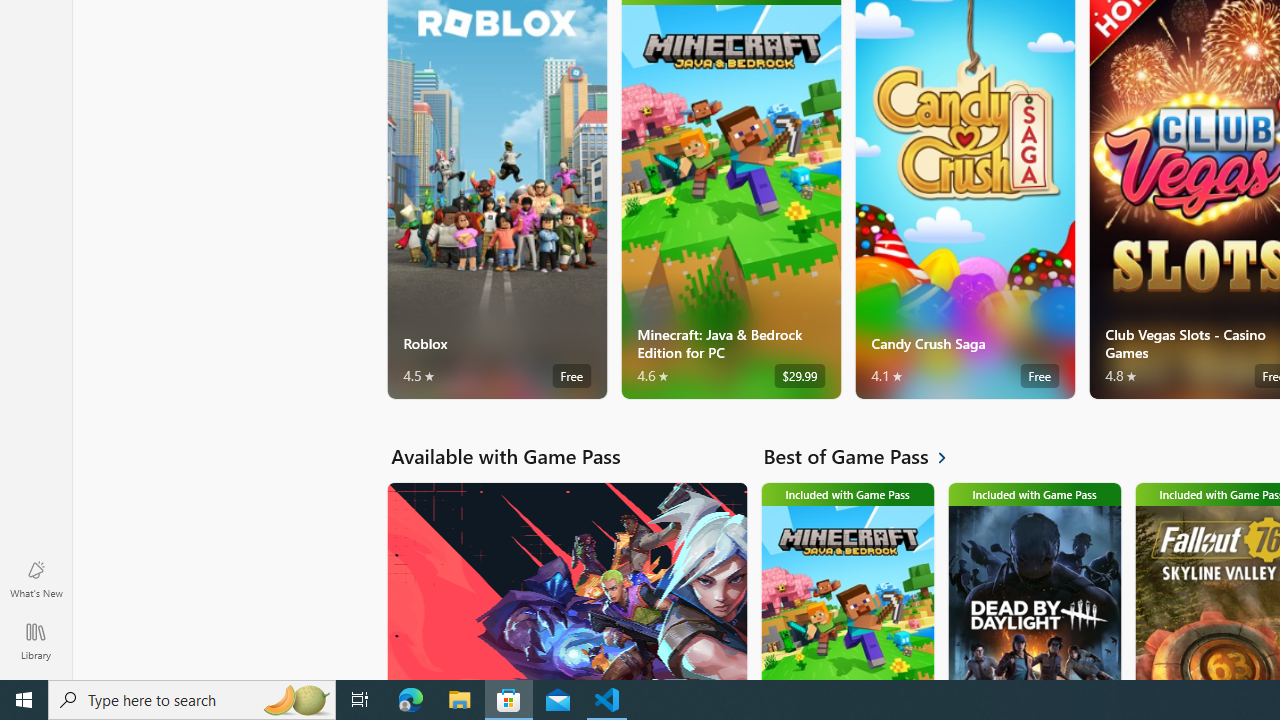  What do you see at coordinates (35, 578) in the screenshot?
I see `'What'` at bounding box center [35, 578].